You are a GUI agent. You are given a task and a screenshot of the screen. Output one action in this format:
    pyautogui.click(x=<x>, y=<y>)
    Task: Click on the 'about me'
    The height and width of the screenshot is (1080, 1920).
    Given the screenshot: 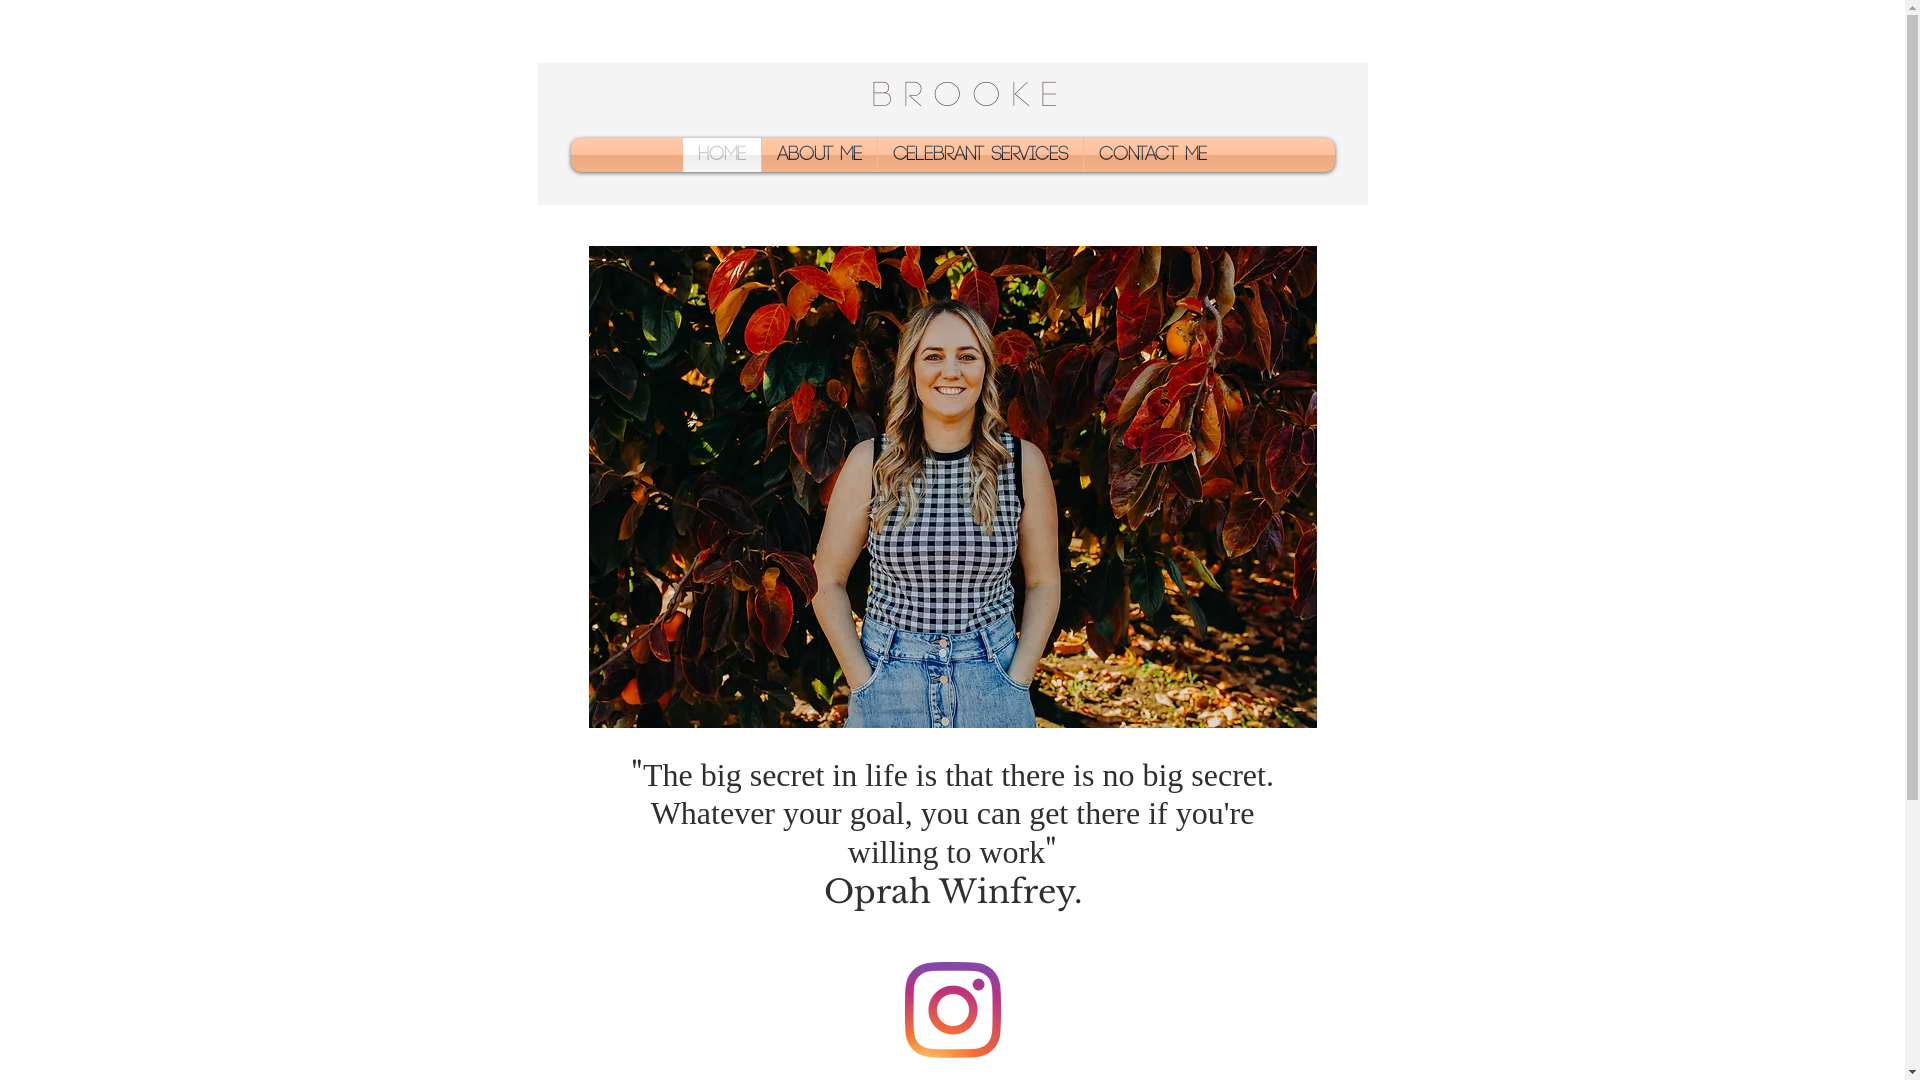 What is the action you would take?
    pyautogui.click(x=819, y=153)
    